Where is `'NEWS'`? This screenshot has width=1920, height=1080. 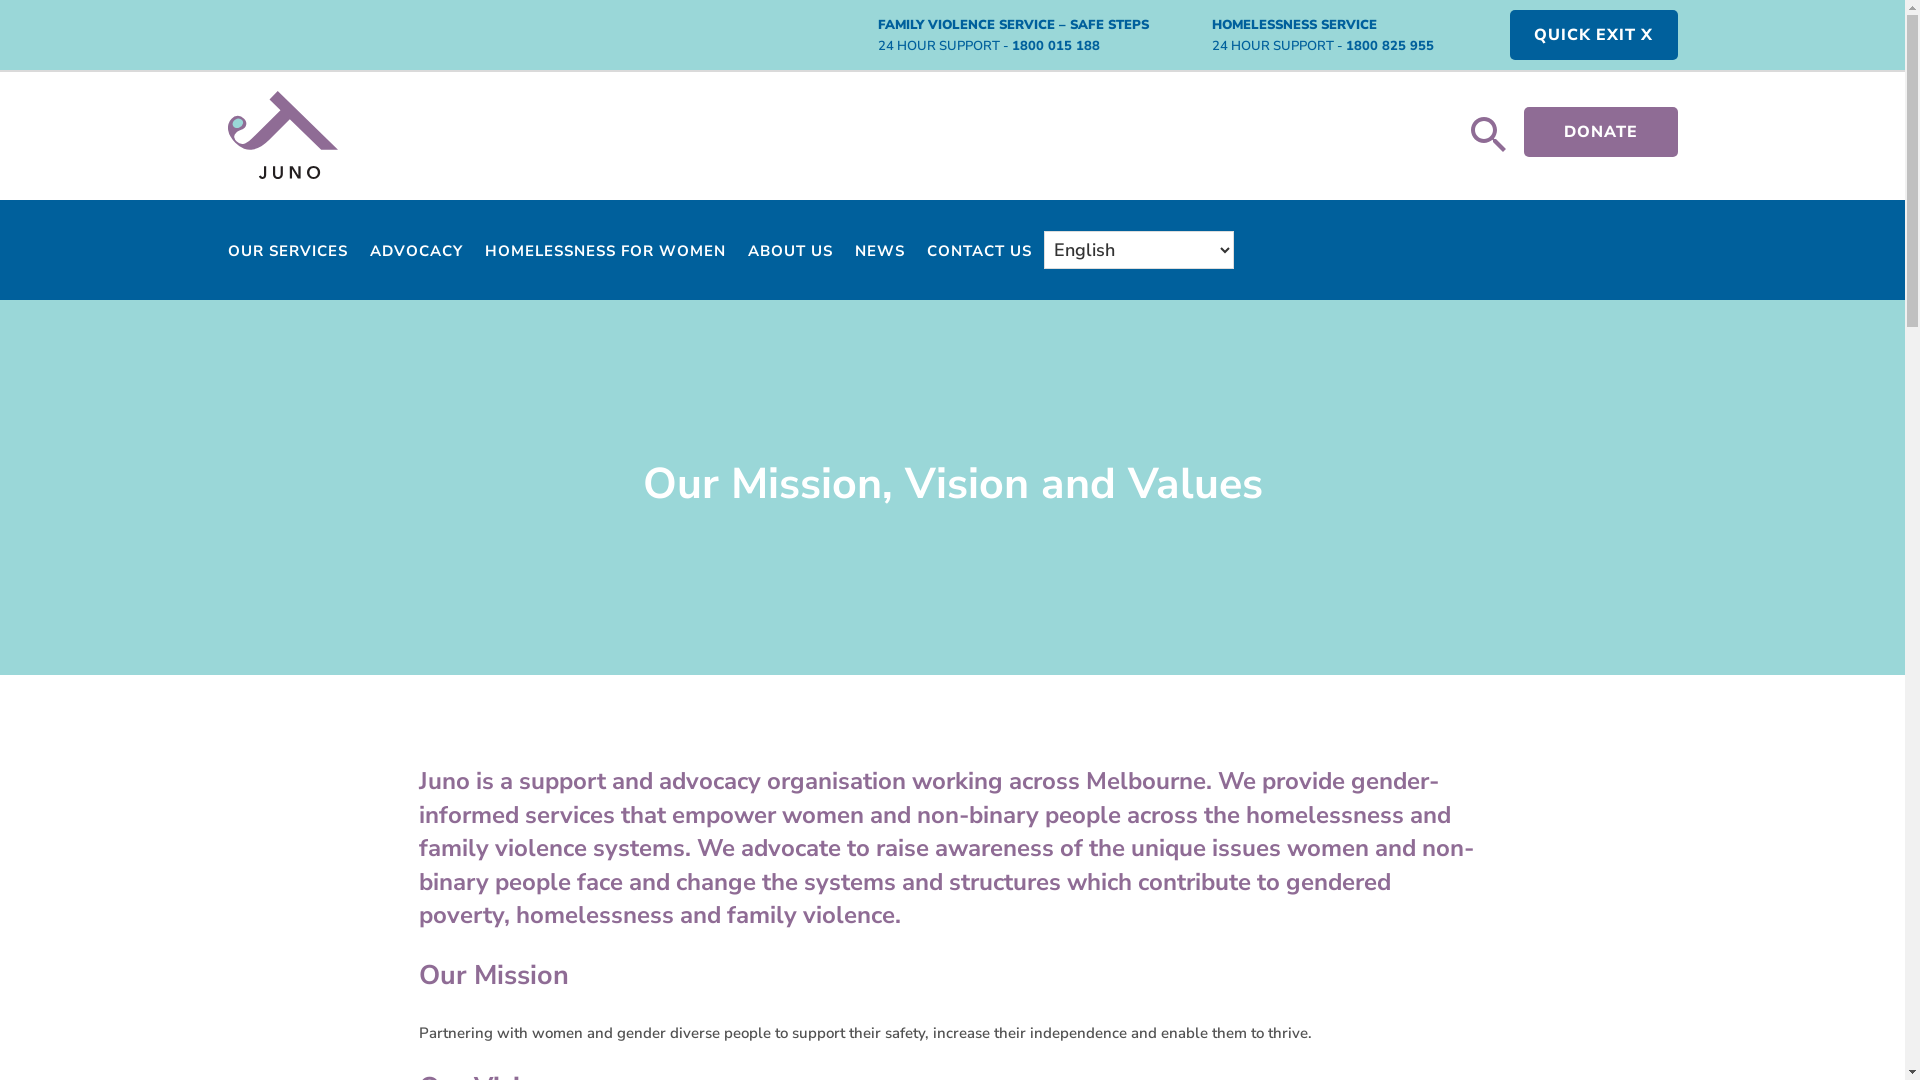 'NEWS' is located at coordinates (854, 252).